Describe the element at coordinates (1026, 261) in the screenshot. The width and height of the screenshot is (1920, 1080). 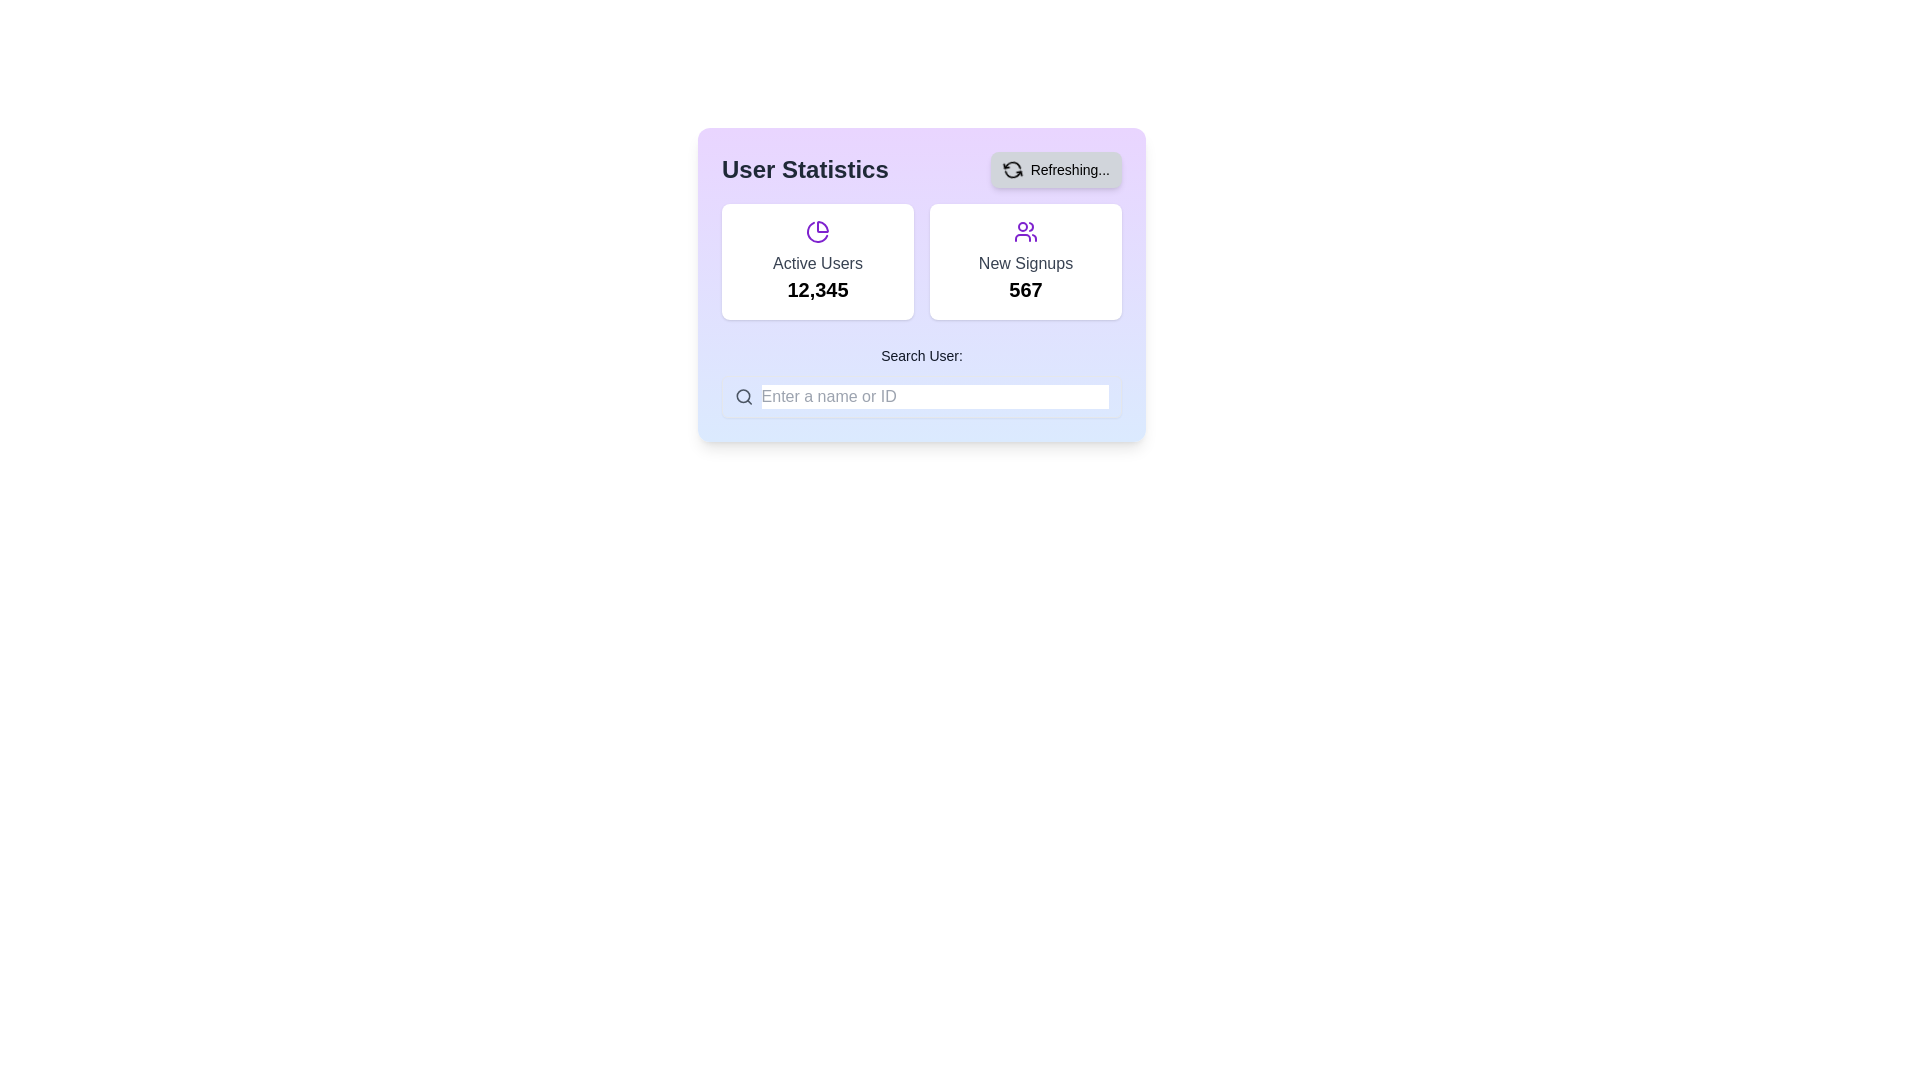
I see `information displayed on the Informational card titled 'New Signups', which shows the number '567' in bold black text` at that location.